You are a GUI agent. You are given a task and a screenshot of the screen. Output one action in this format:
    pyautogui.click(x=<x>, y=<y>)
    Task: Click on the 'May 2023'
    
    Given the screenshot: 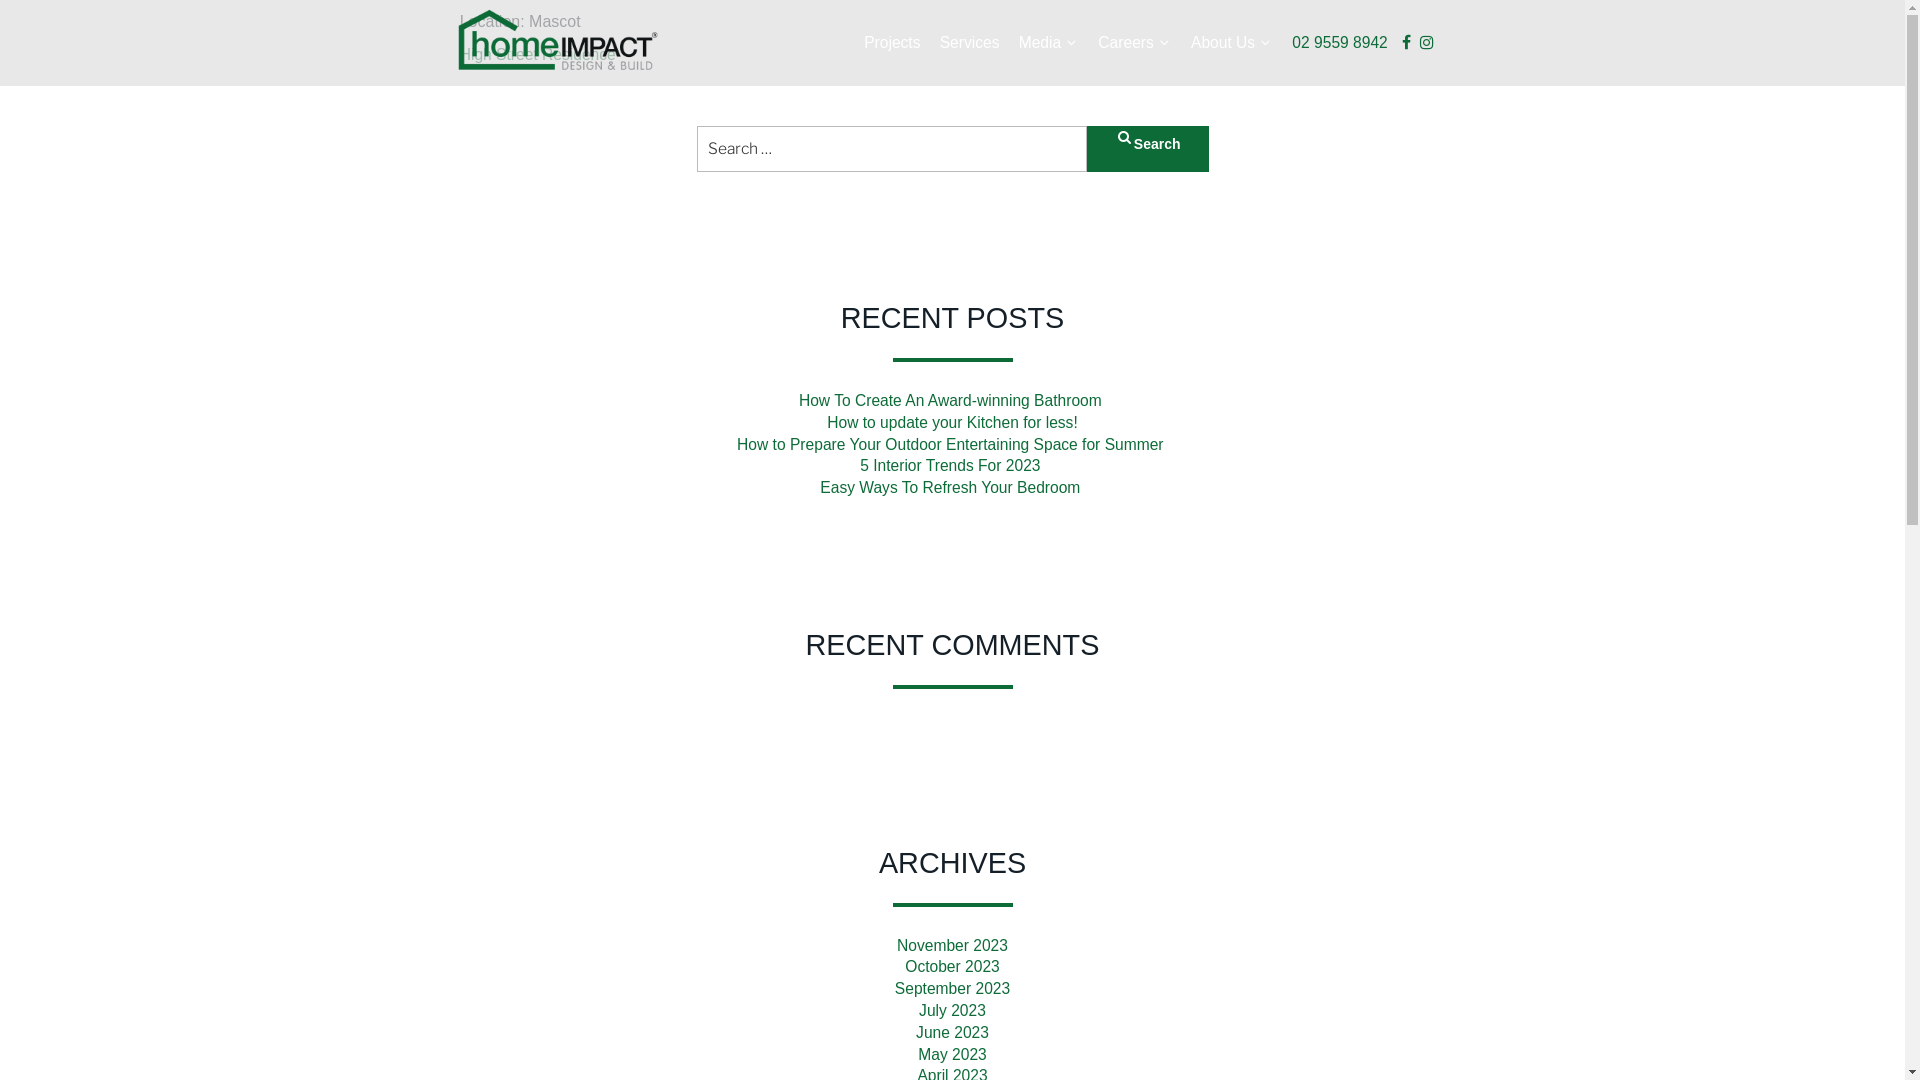 What is the action you would take?
    pyautogui.click(x=950, y=1053)
    